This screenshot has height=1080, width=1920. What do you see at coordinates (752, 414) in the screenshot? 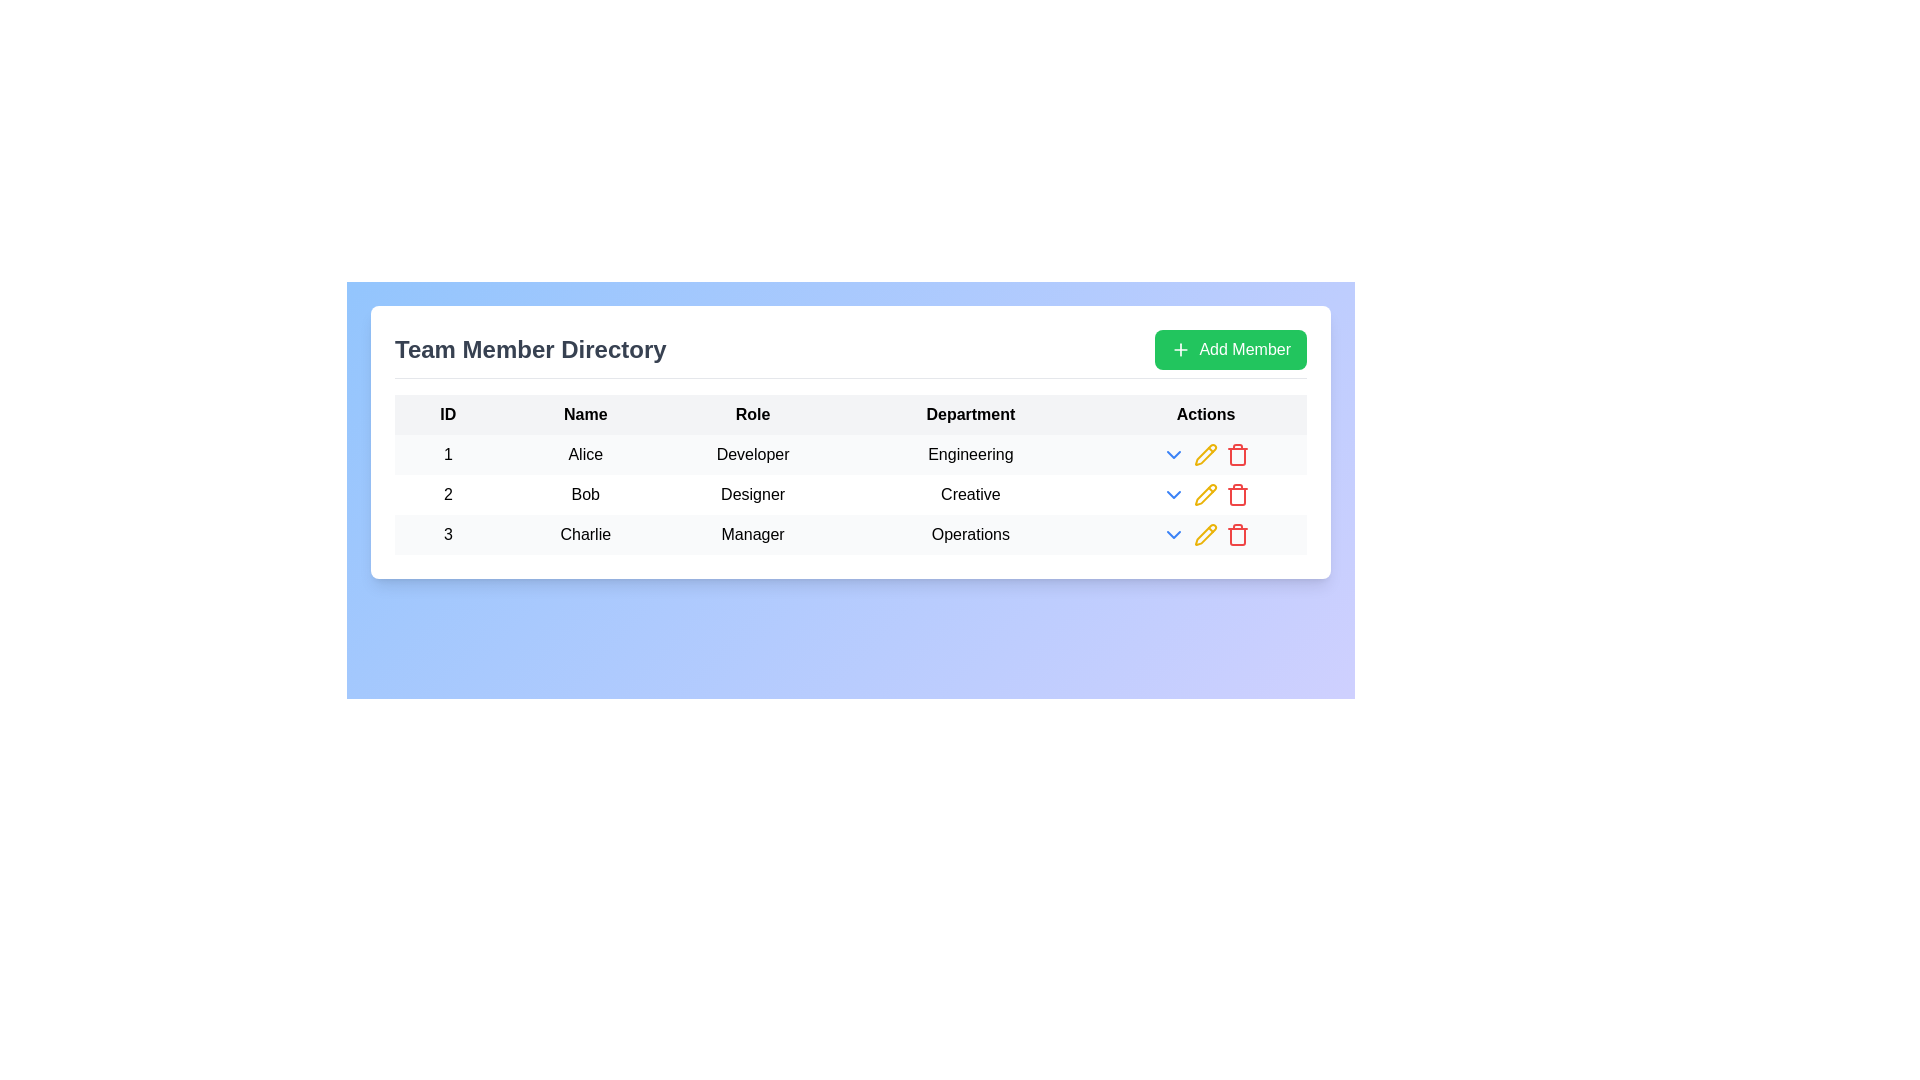
I see `the 'Role' table header, which is the third column header in a table row labeled 'ID', 'Name', 'Role', 'Department', and 'Actions'. This header is styled in bold black text on a light gray background` at bounding box center [752, 414].